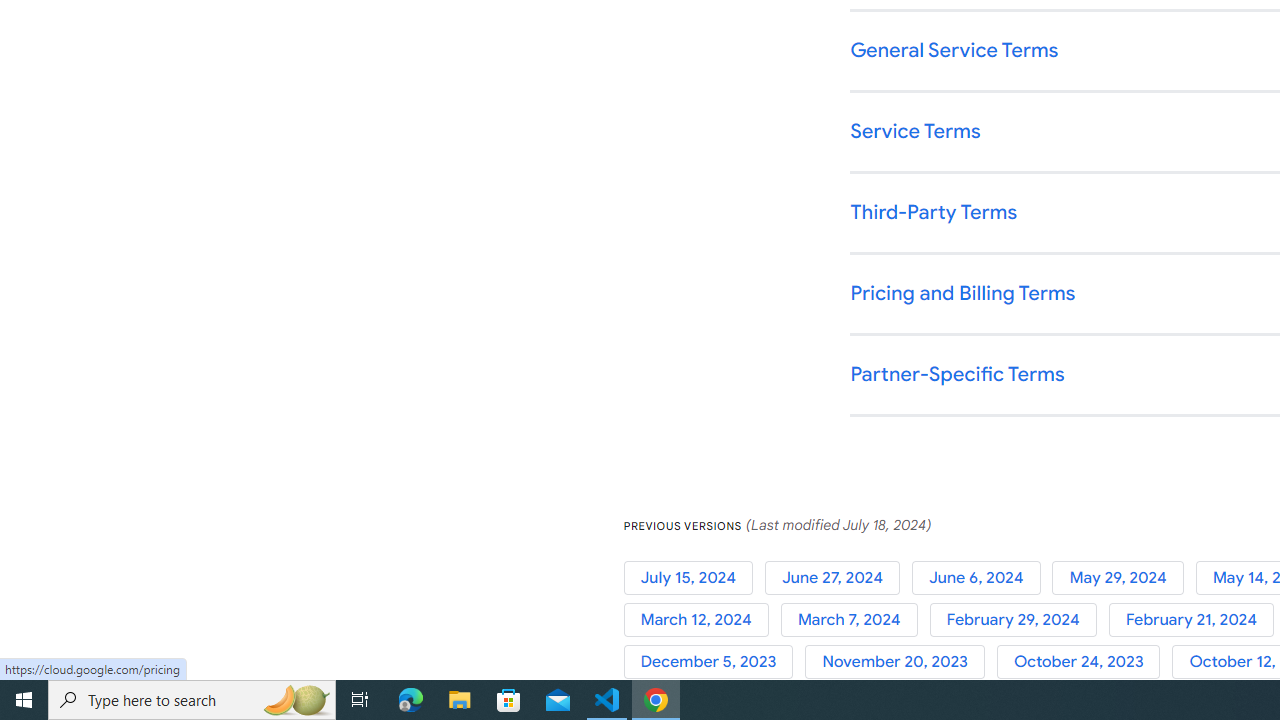  I want to click on 'December 5, 2023', so click(714, 662).